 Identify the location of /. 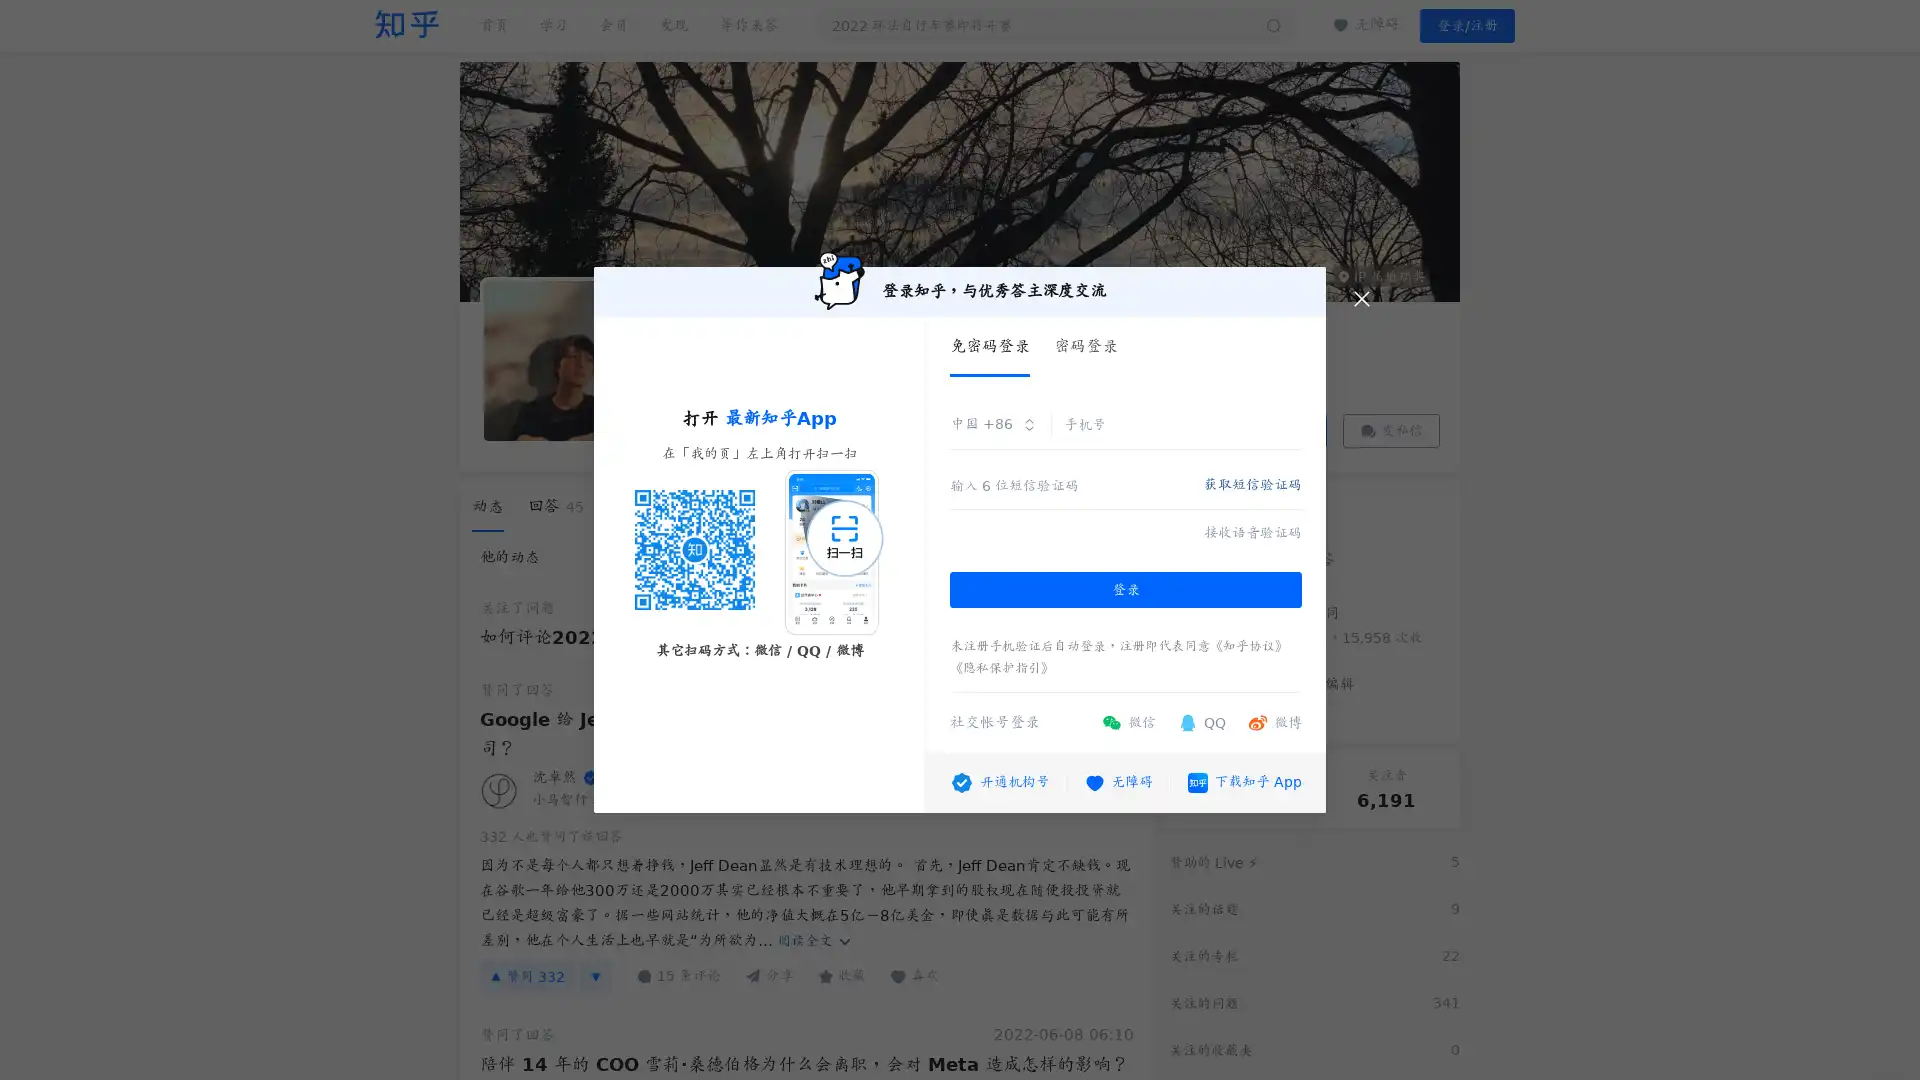
(1467, 26).